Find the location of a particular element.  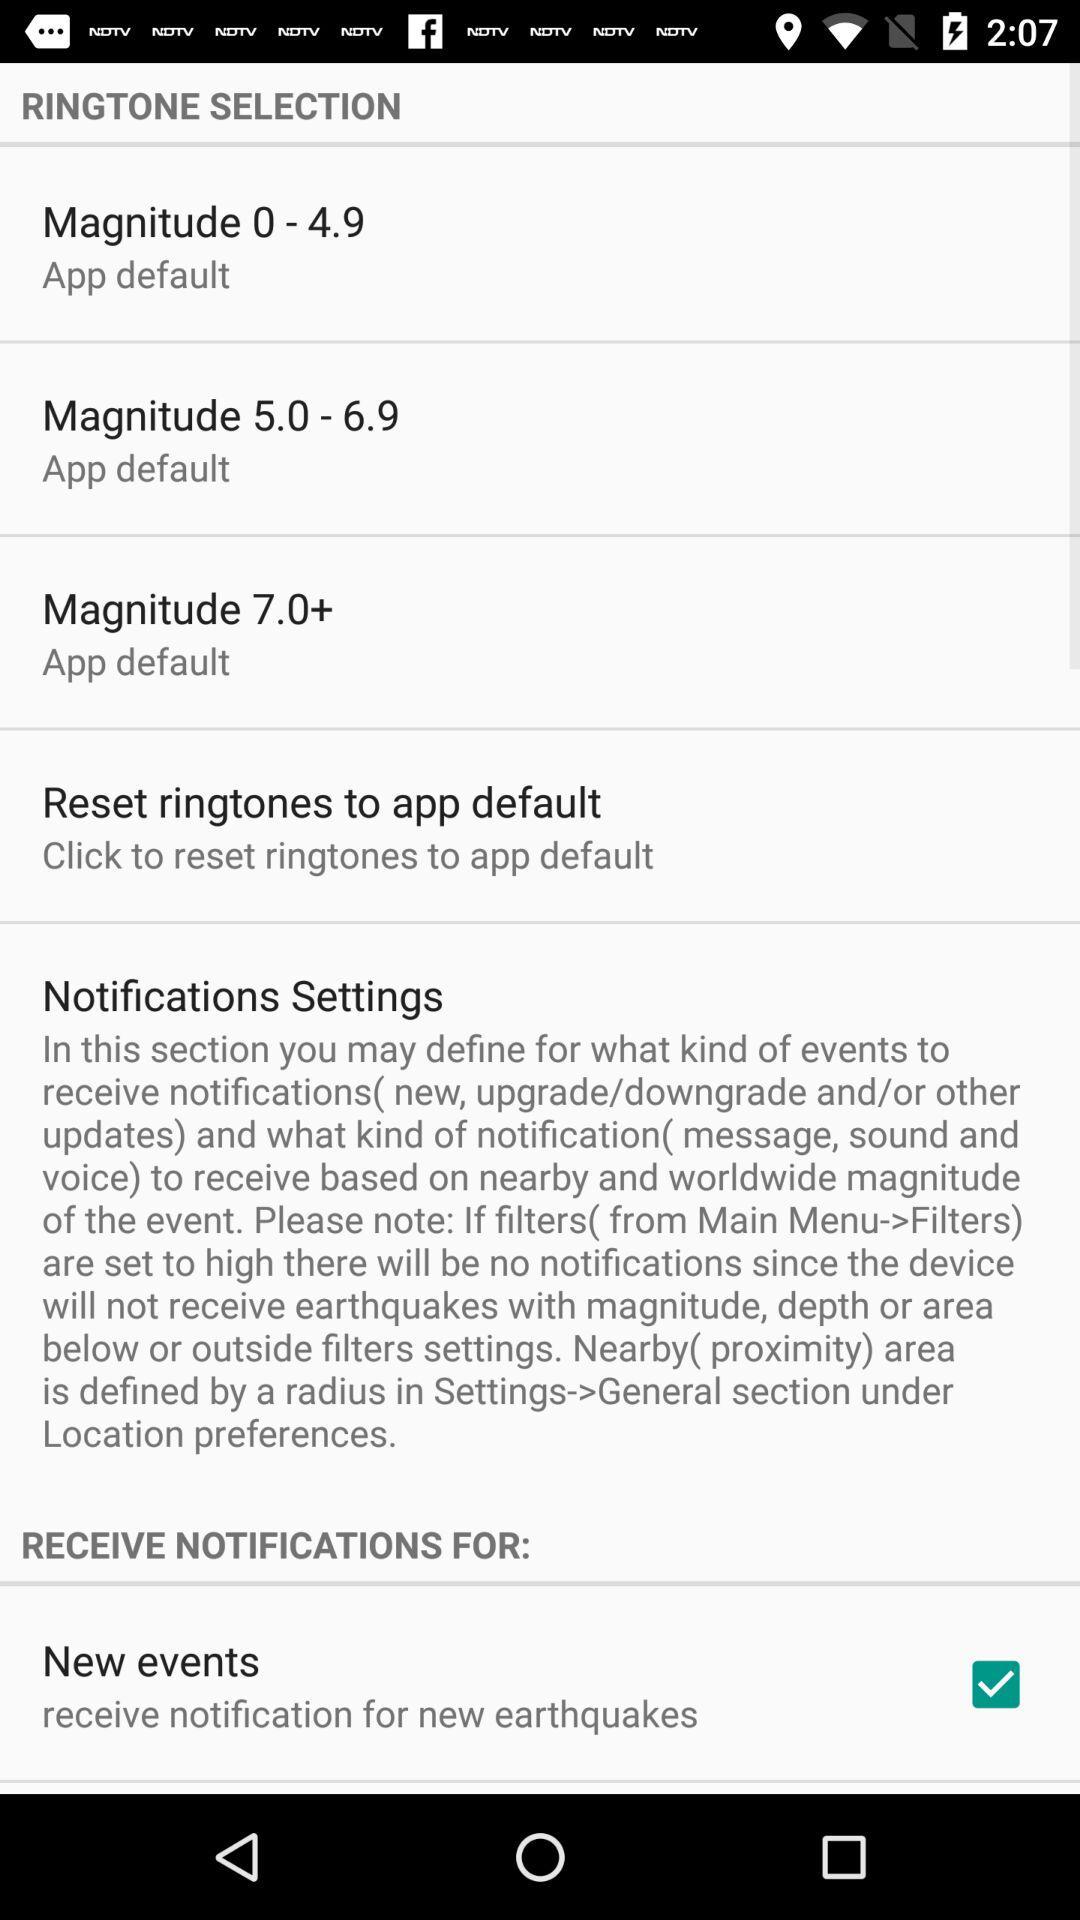

app below the notifications settings item is located at coordinates (540, 1239).